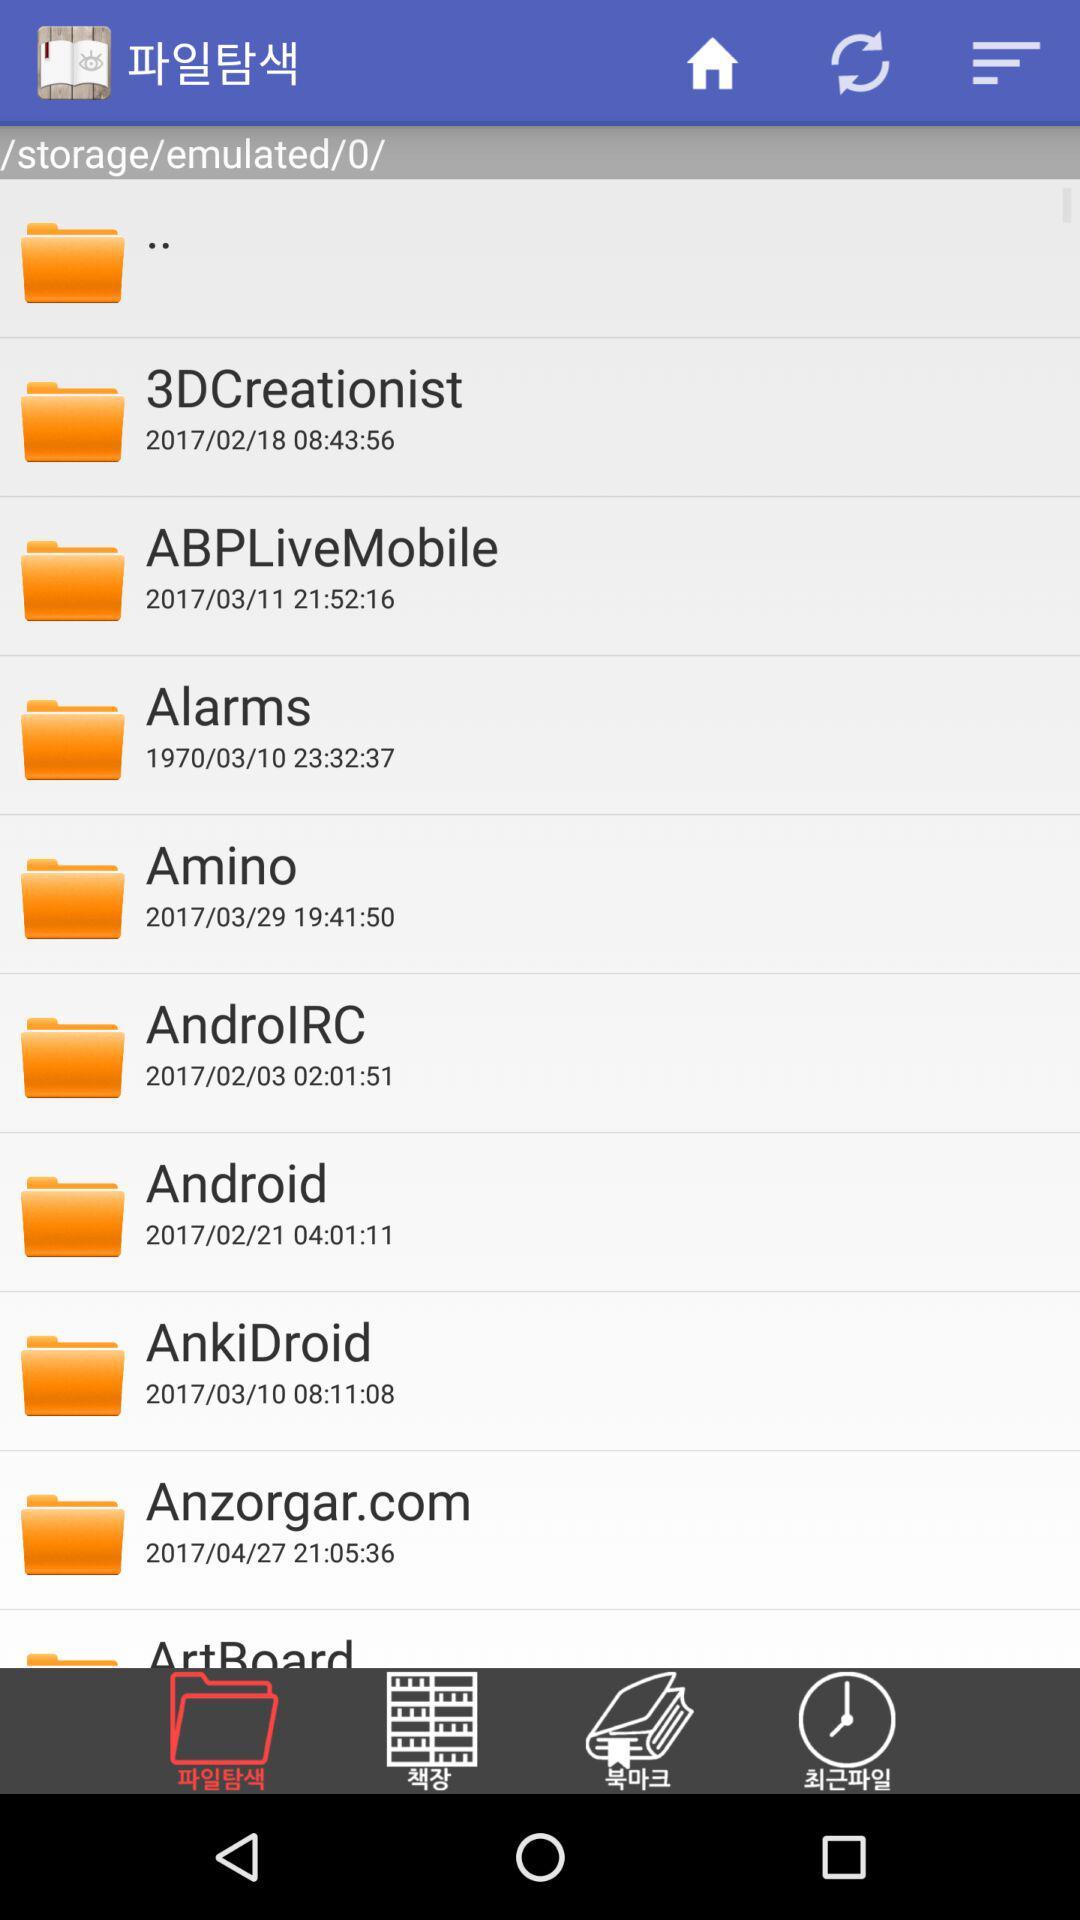  Describe the element at coordinates (246, 1730) in the screenshot. I see `app below artboard item` at that location.